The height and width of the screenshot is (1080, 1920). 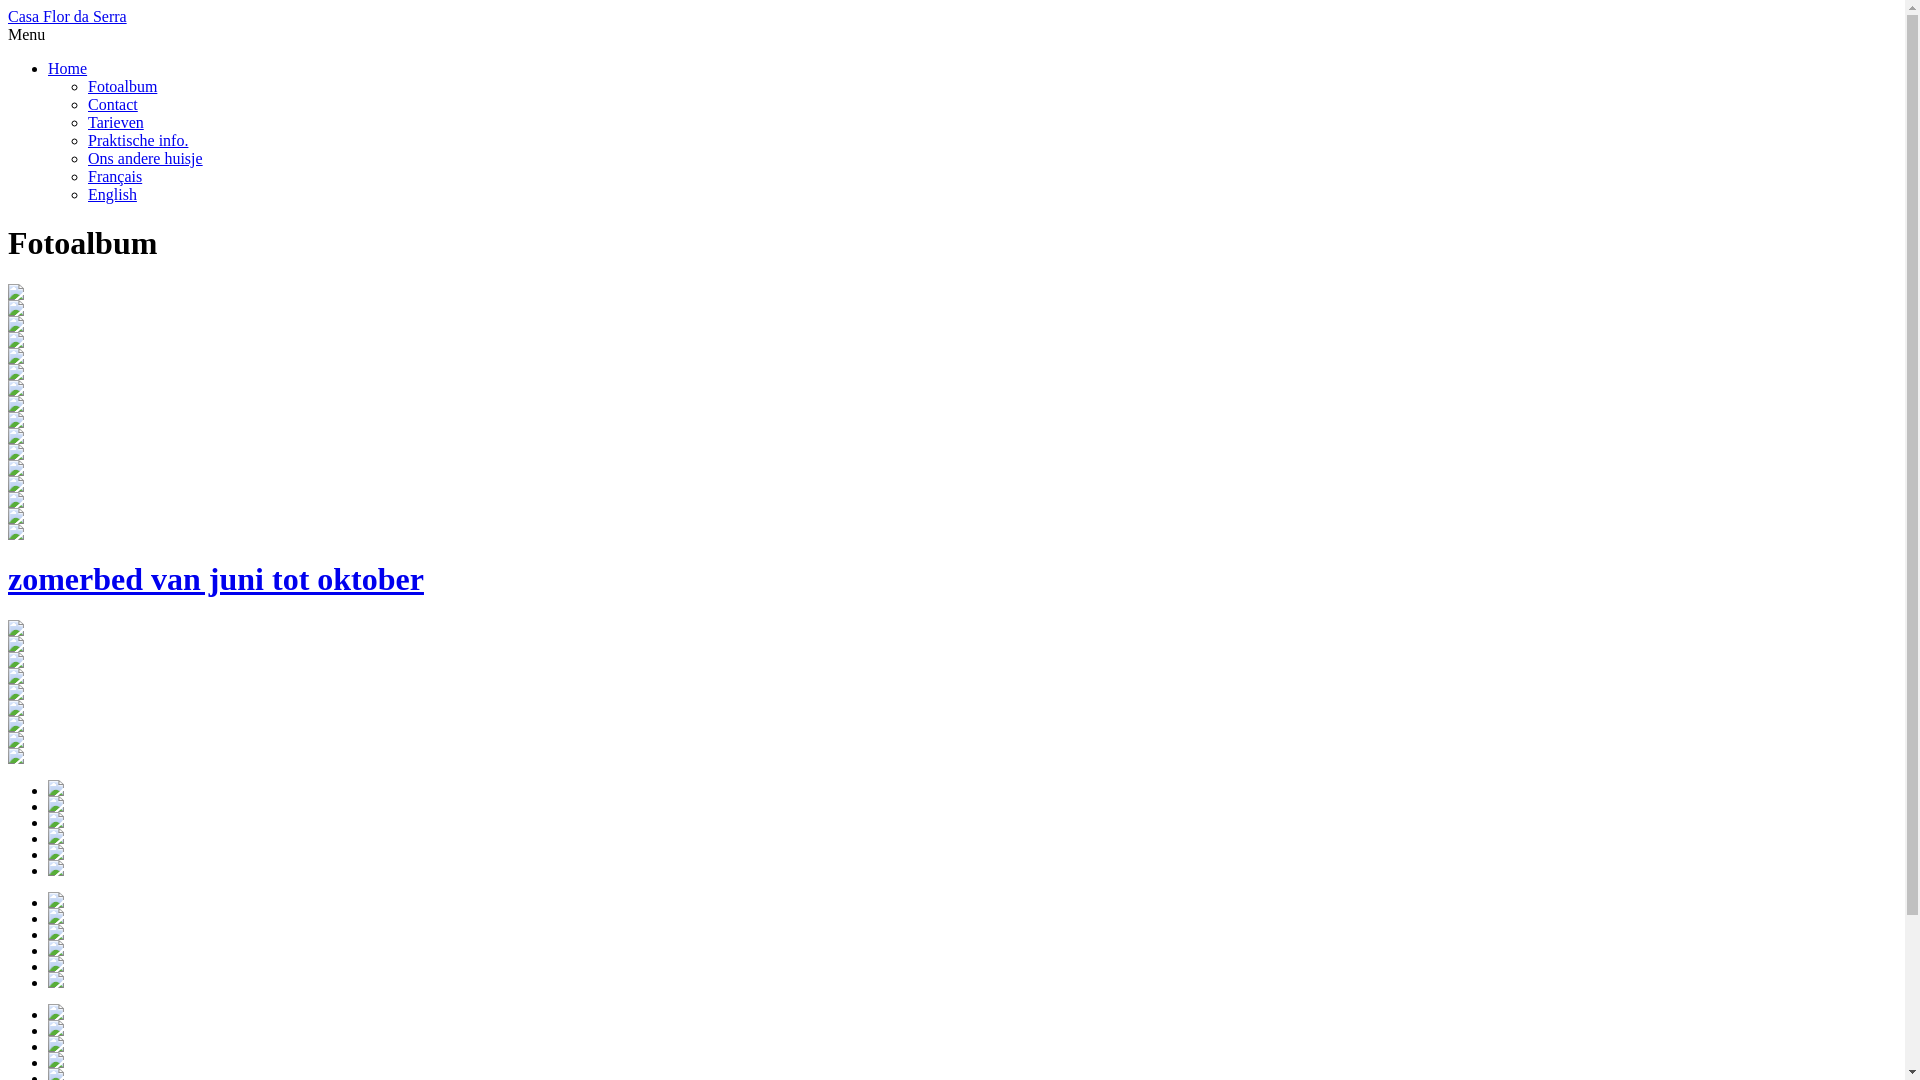 I want to click on 'Fotoalbum', so click(x=121, y=85).